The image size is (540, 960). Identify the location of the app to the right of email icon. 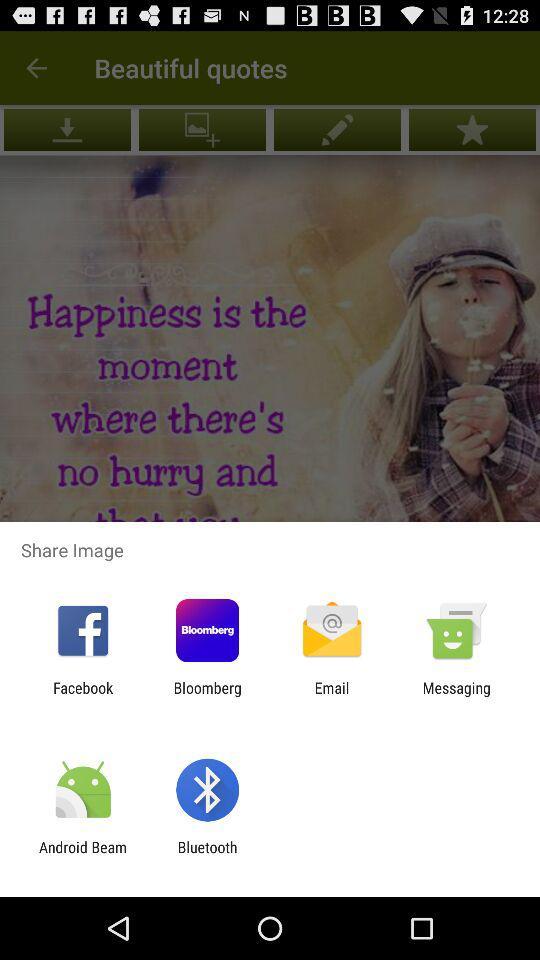
(456, 696).